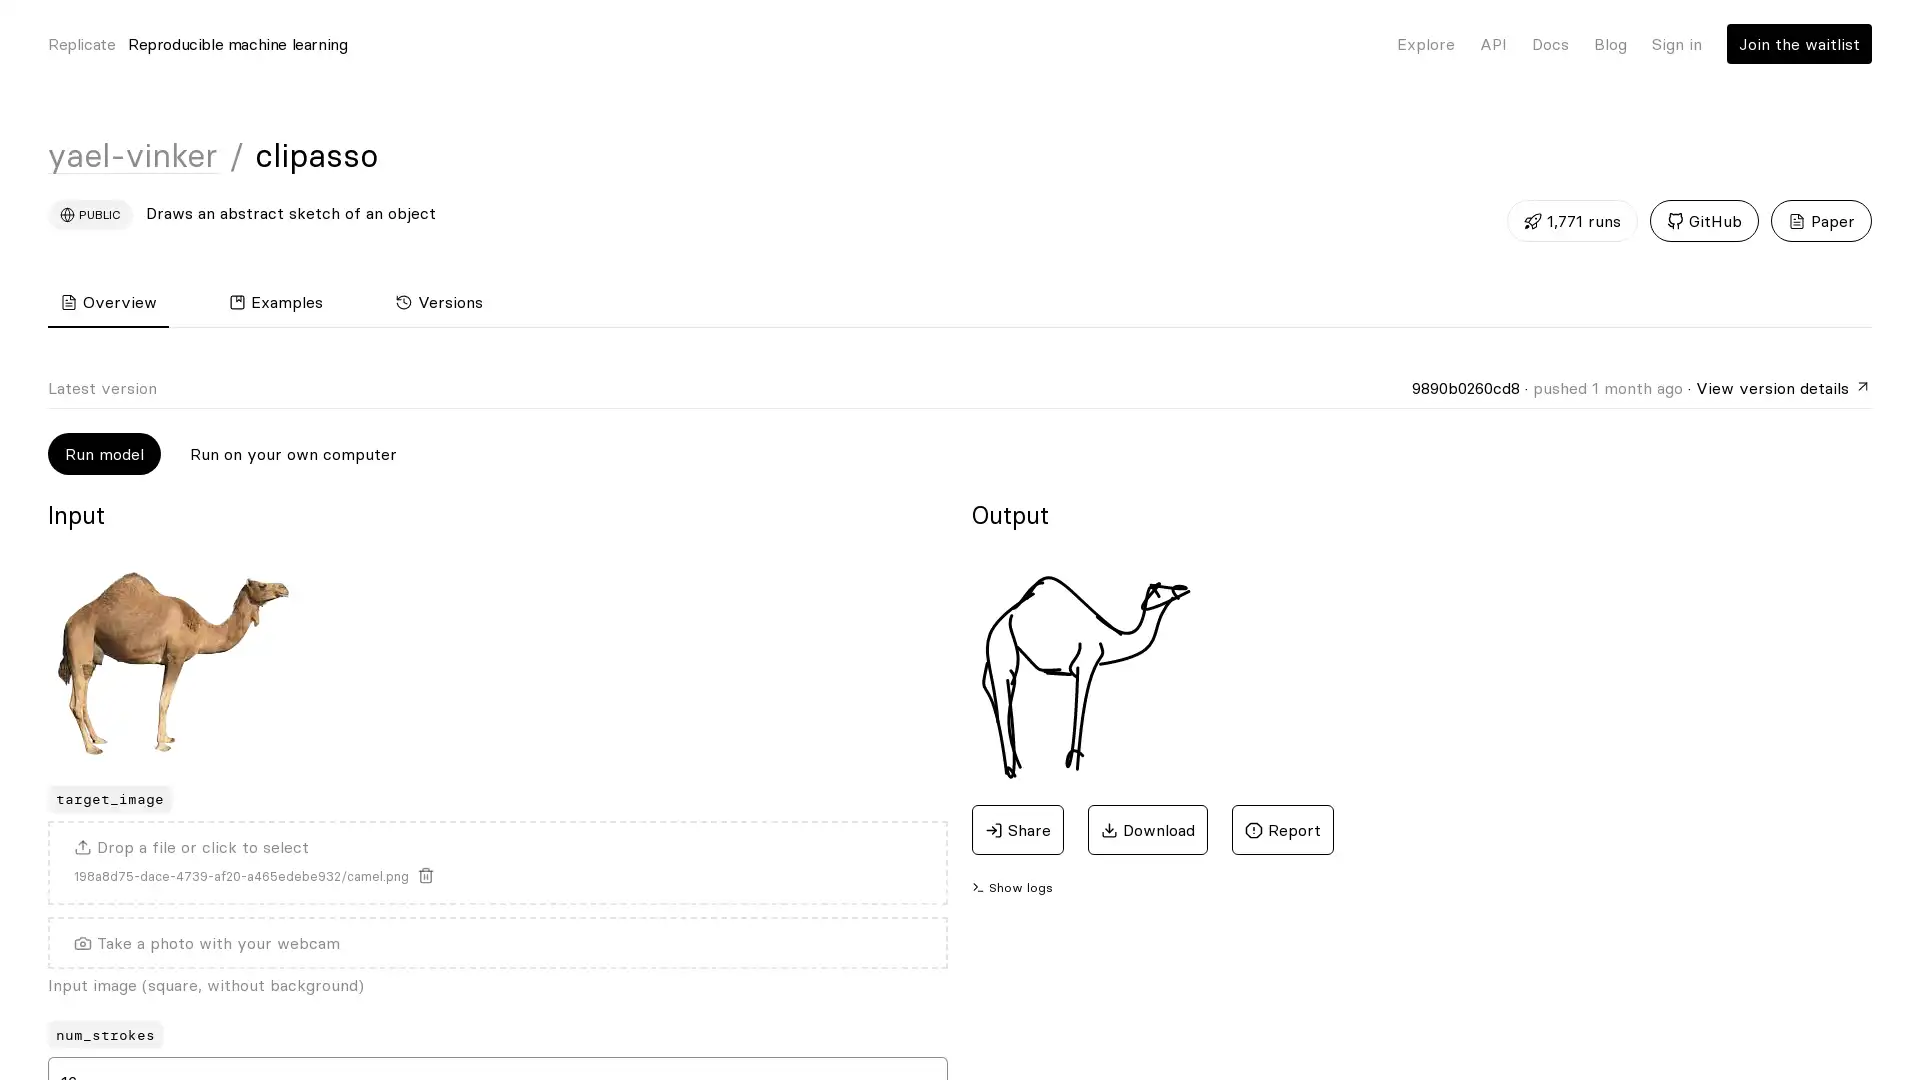 This screenshot has width=1920, height=1080. I want to click on Take a photo with your webcam, so click(498, 942).